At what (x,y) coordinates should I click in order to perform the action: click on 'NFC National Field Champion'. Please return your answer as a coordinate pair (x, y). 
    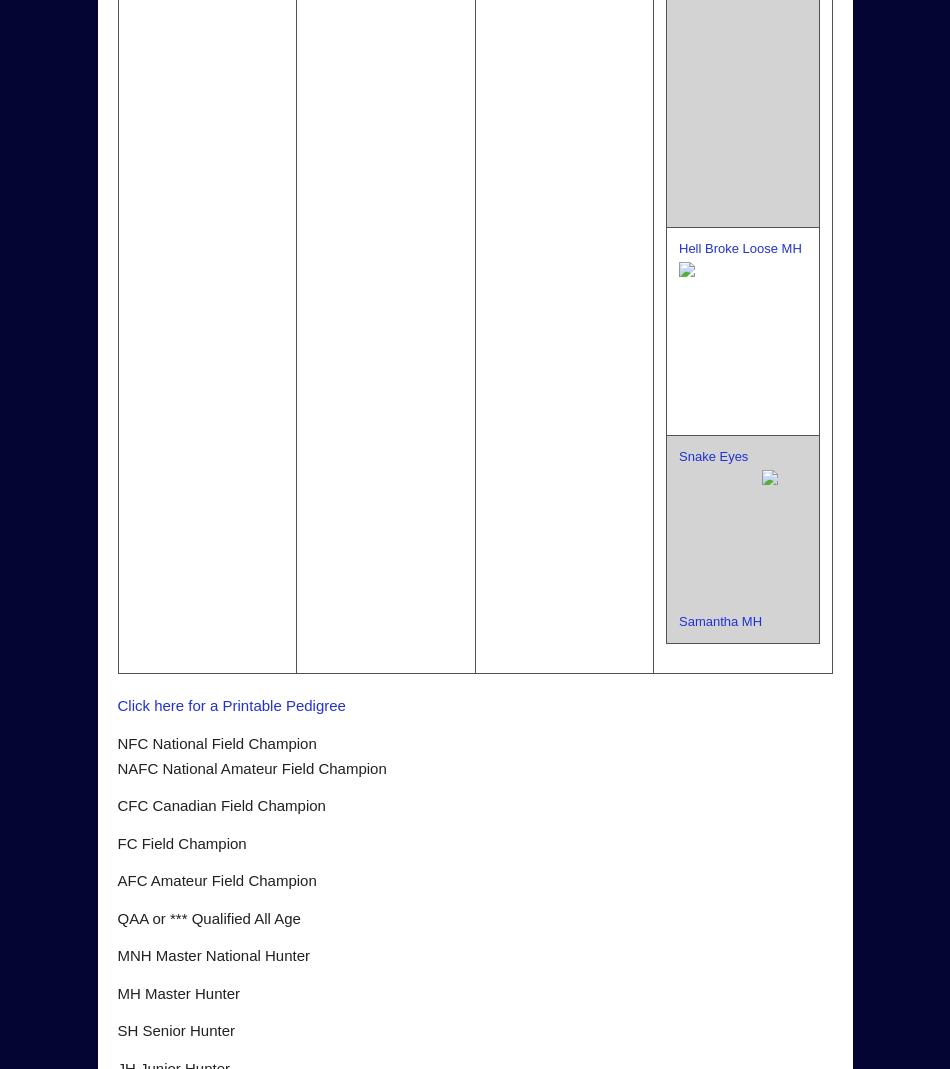
    Looking at the image, I should click on (216, 741).